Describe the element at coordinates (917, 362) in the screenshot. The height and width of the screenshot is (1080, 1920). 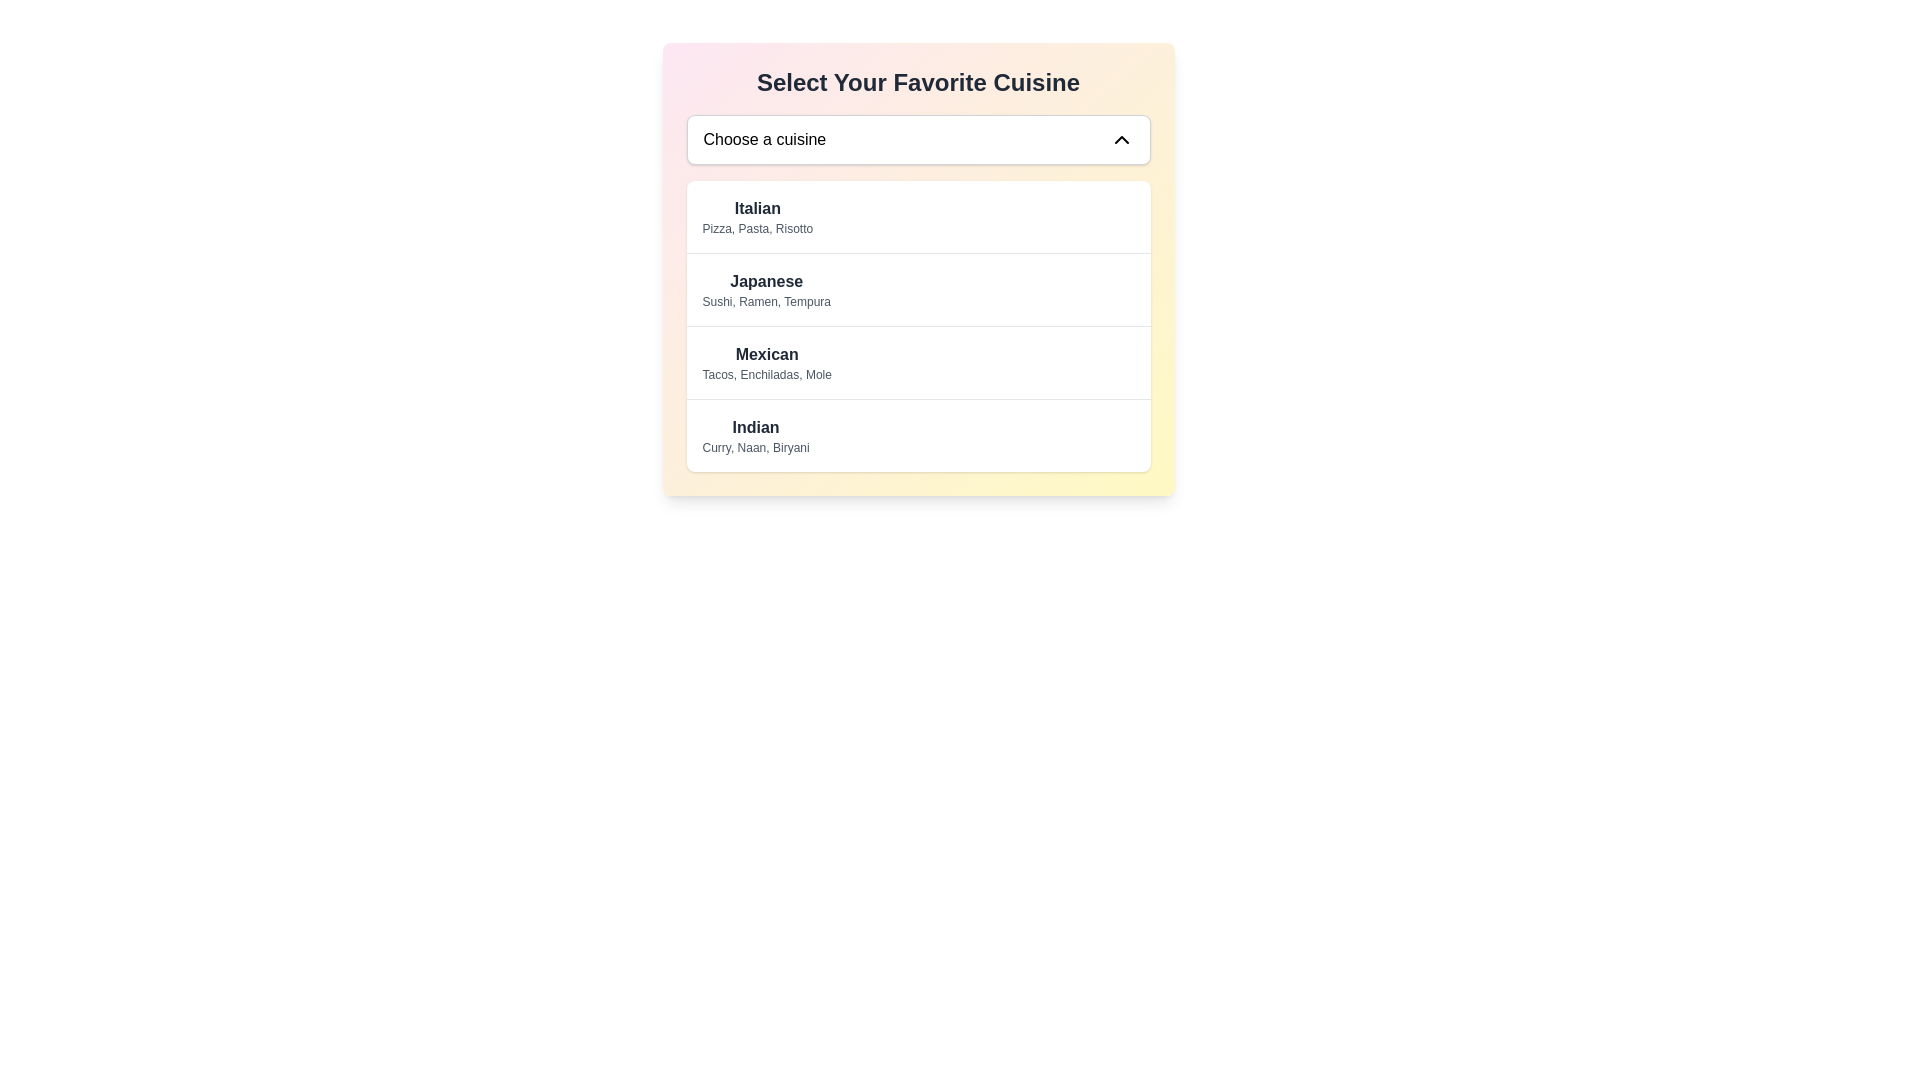
I see `the 'Mexican' option in the dropdown menu titled 'Select Your Favorite Cuisine'` at that location.